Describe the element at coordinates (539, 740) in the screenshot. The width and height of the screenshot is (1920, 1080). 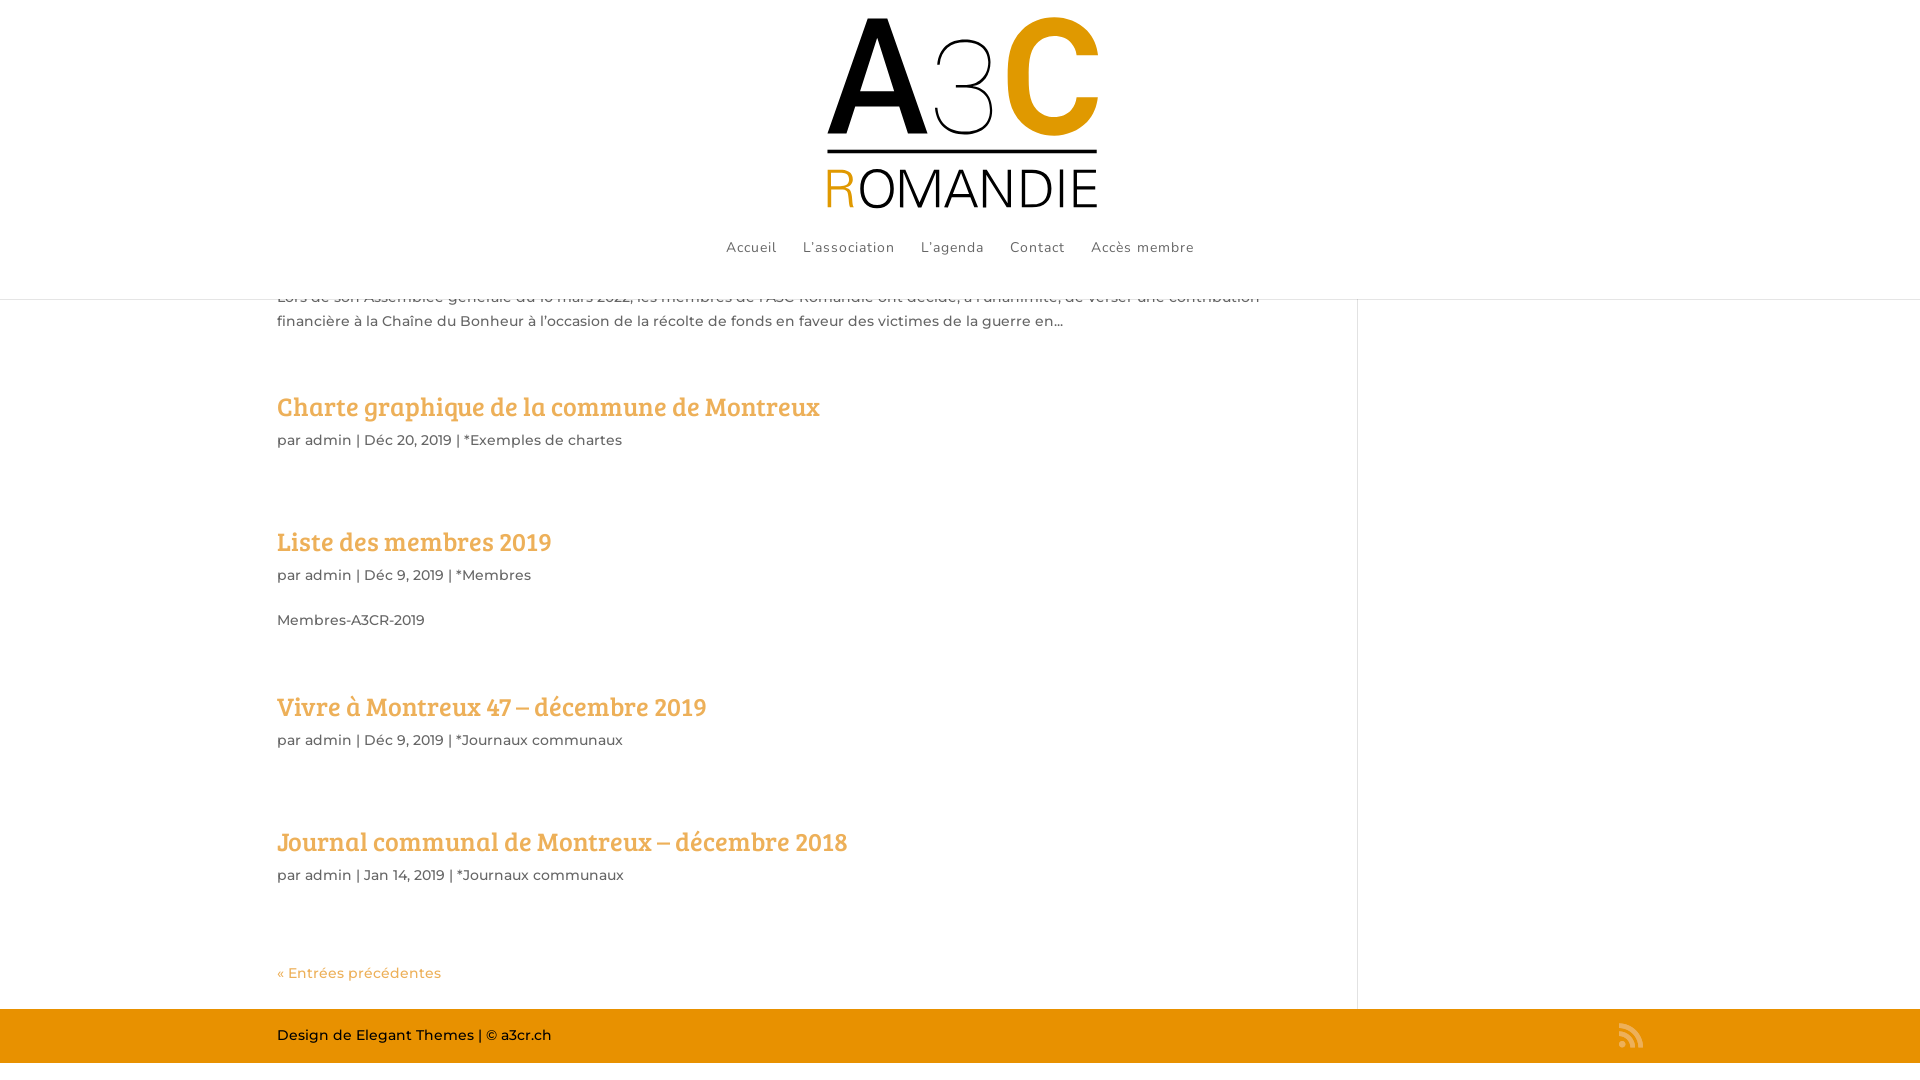
I see `'*Journaux communaux'` at that location.